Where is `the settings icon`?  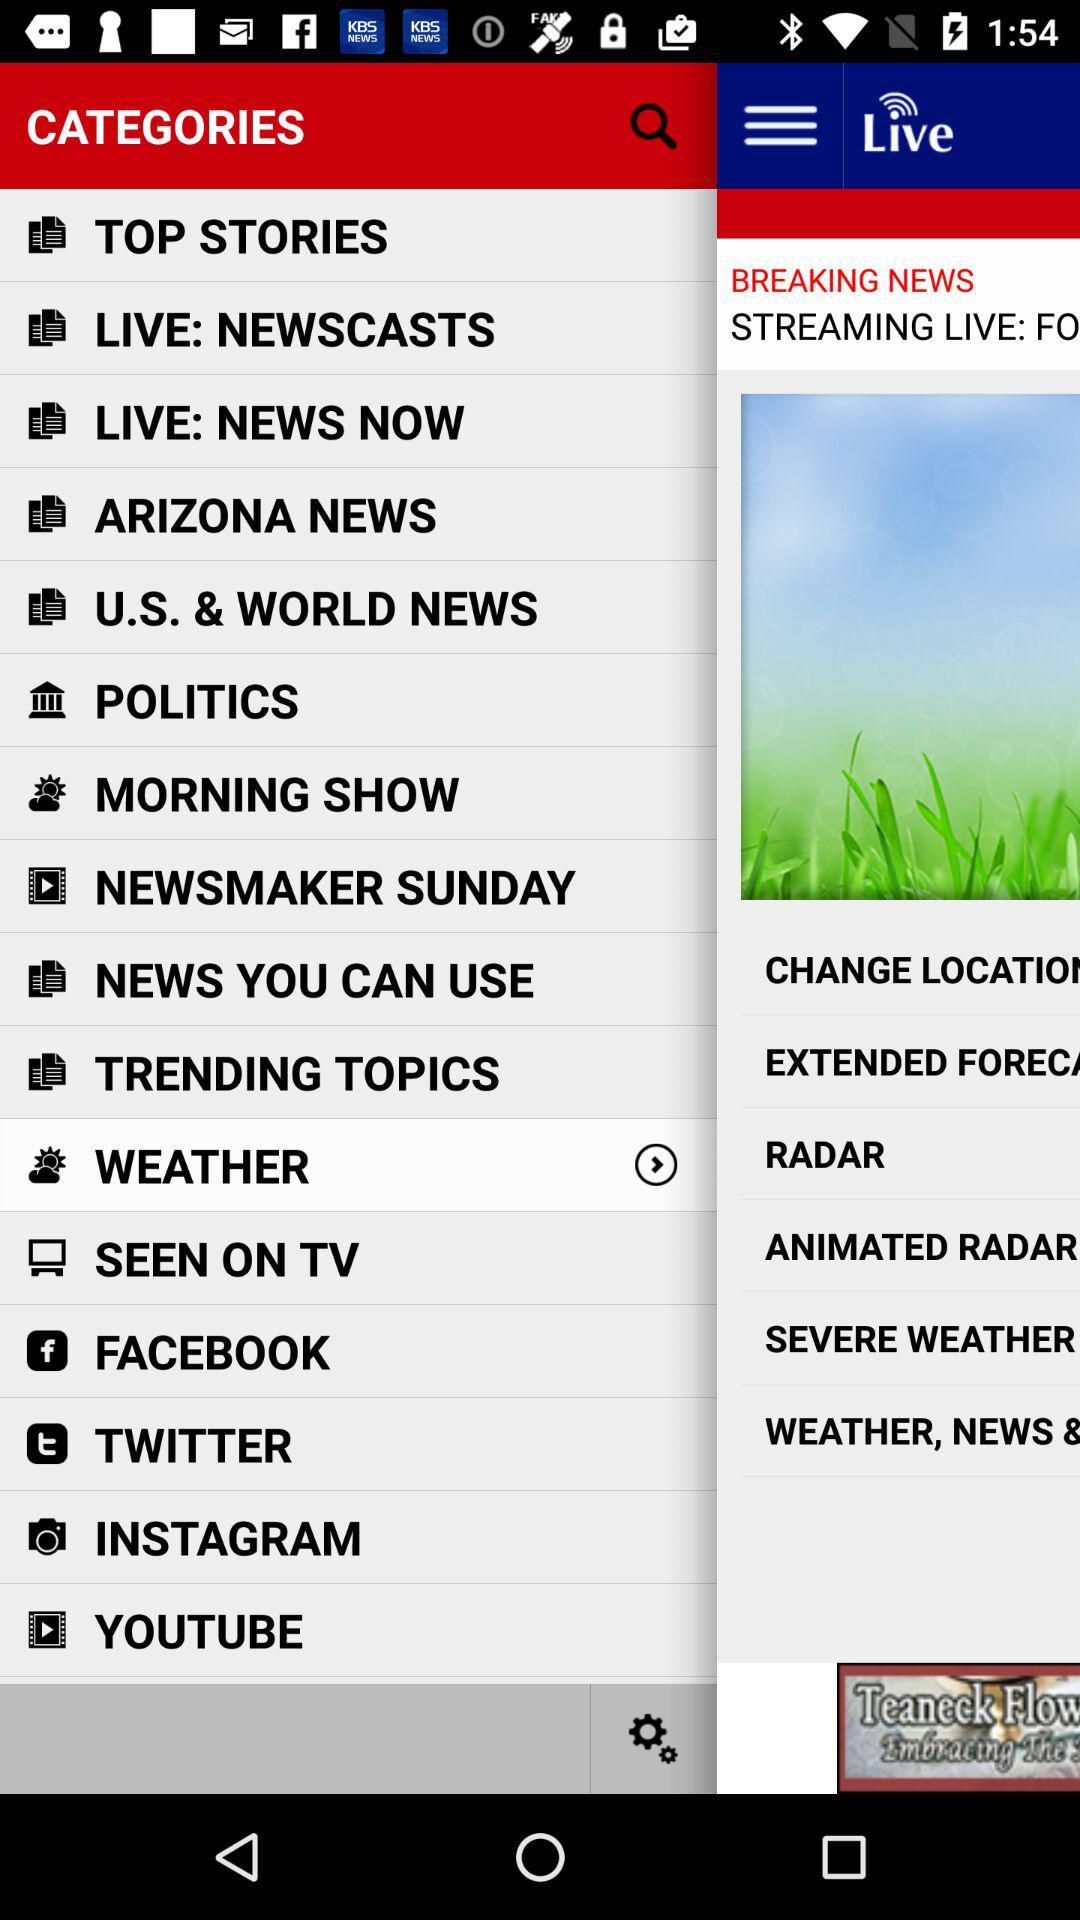
the settings icon is located at coordinates (654, 1737).